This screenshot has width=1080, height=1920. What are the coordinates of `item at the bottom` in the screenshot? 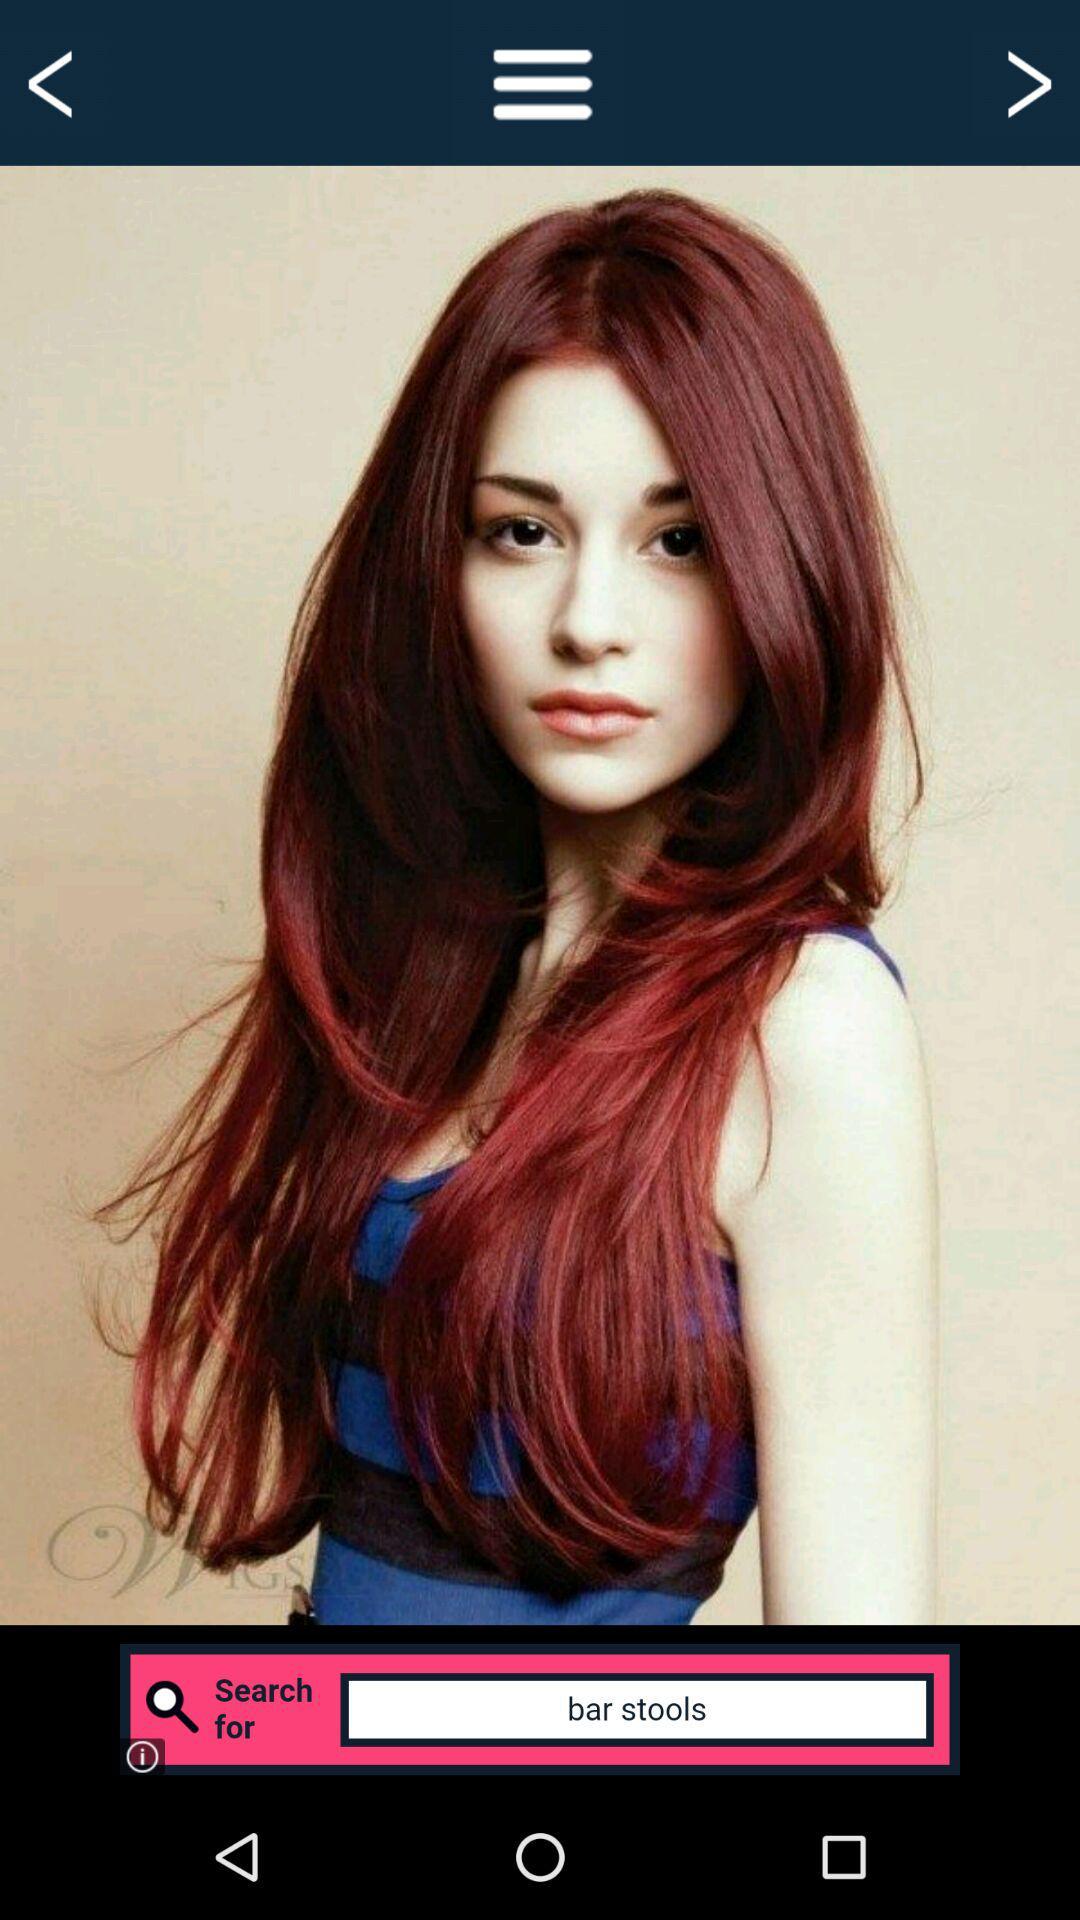 It's located at (540, 1708).